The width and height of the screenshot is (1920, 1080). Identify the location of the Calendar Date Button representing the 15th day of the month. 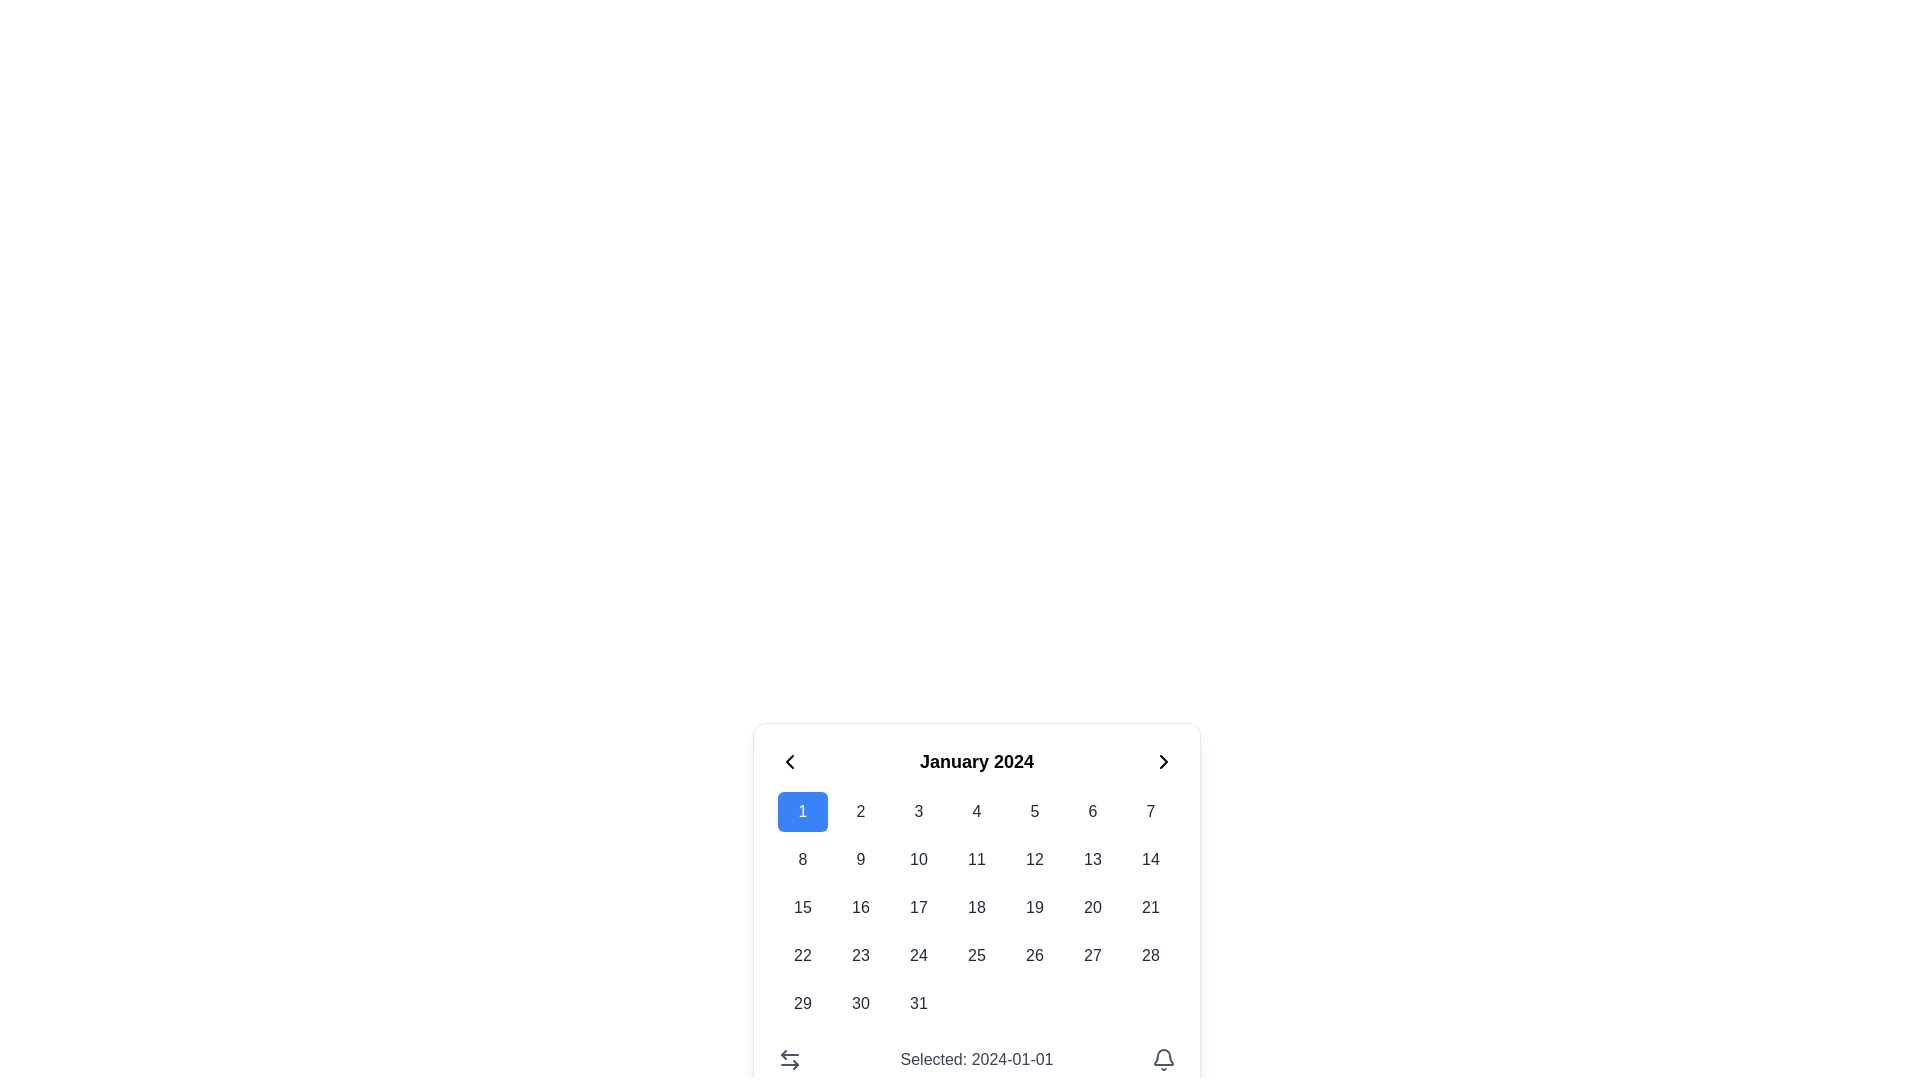
(802, 907).